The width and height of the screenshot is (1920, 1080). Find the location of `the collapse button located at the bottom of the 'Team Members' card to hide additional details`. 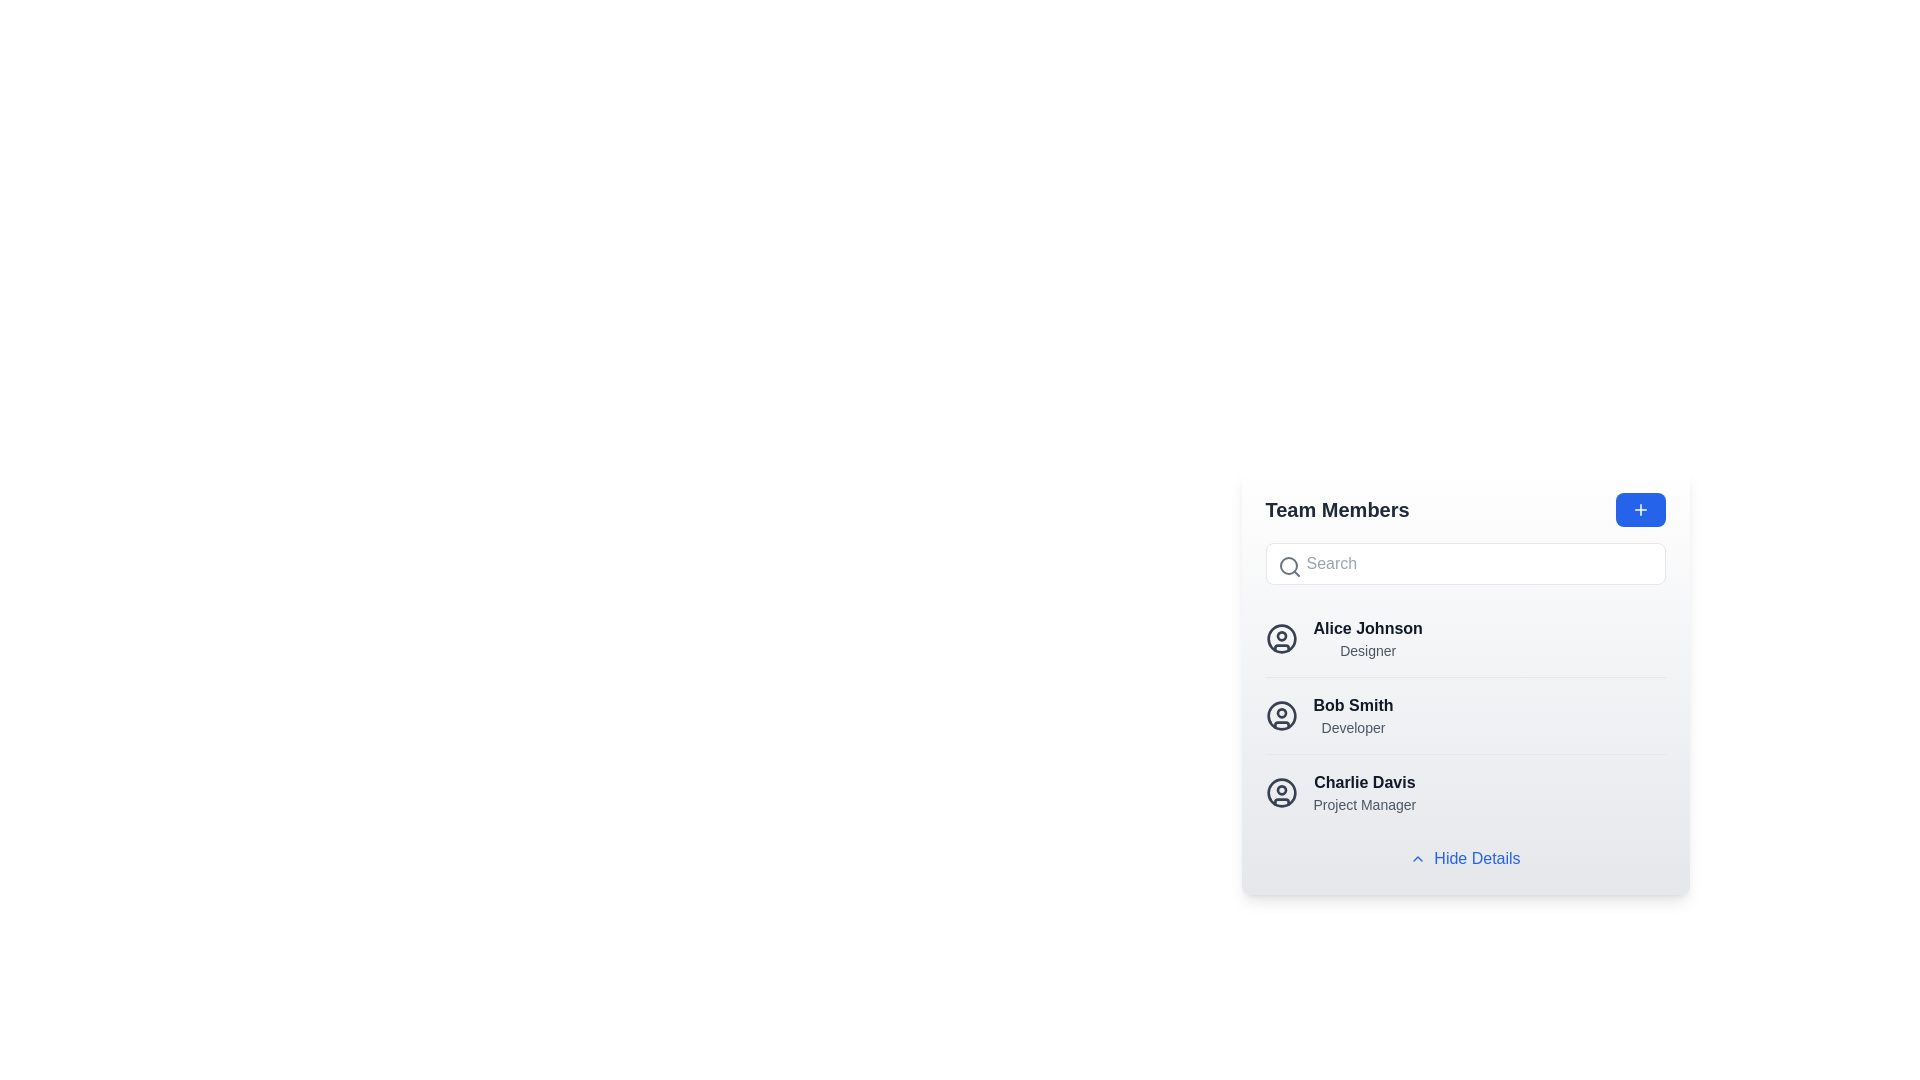

the collapse button located at the bottom of the 'Team Members' card to hide additional details is located at coordinates (1465, 858).